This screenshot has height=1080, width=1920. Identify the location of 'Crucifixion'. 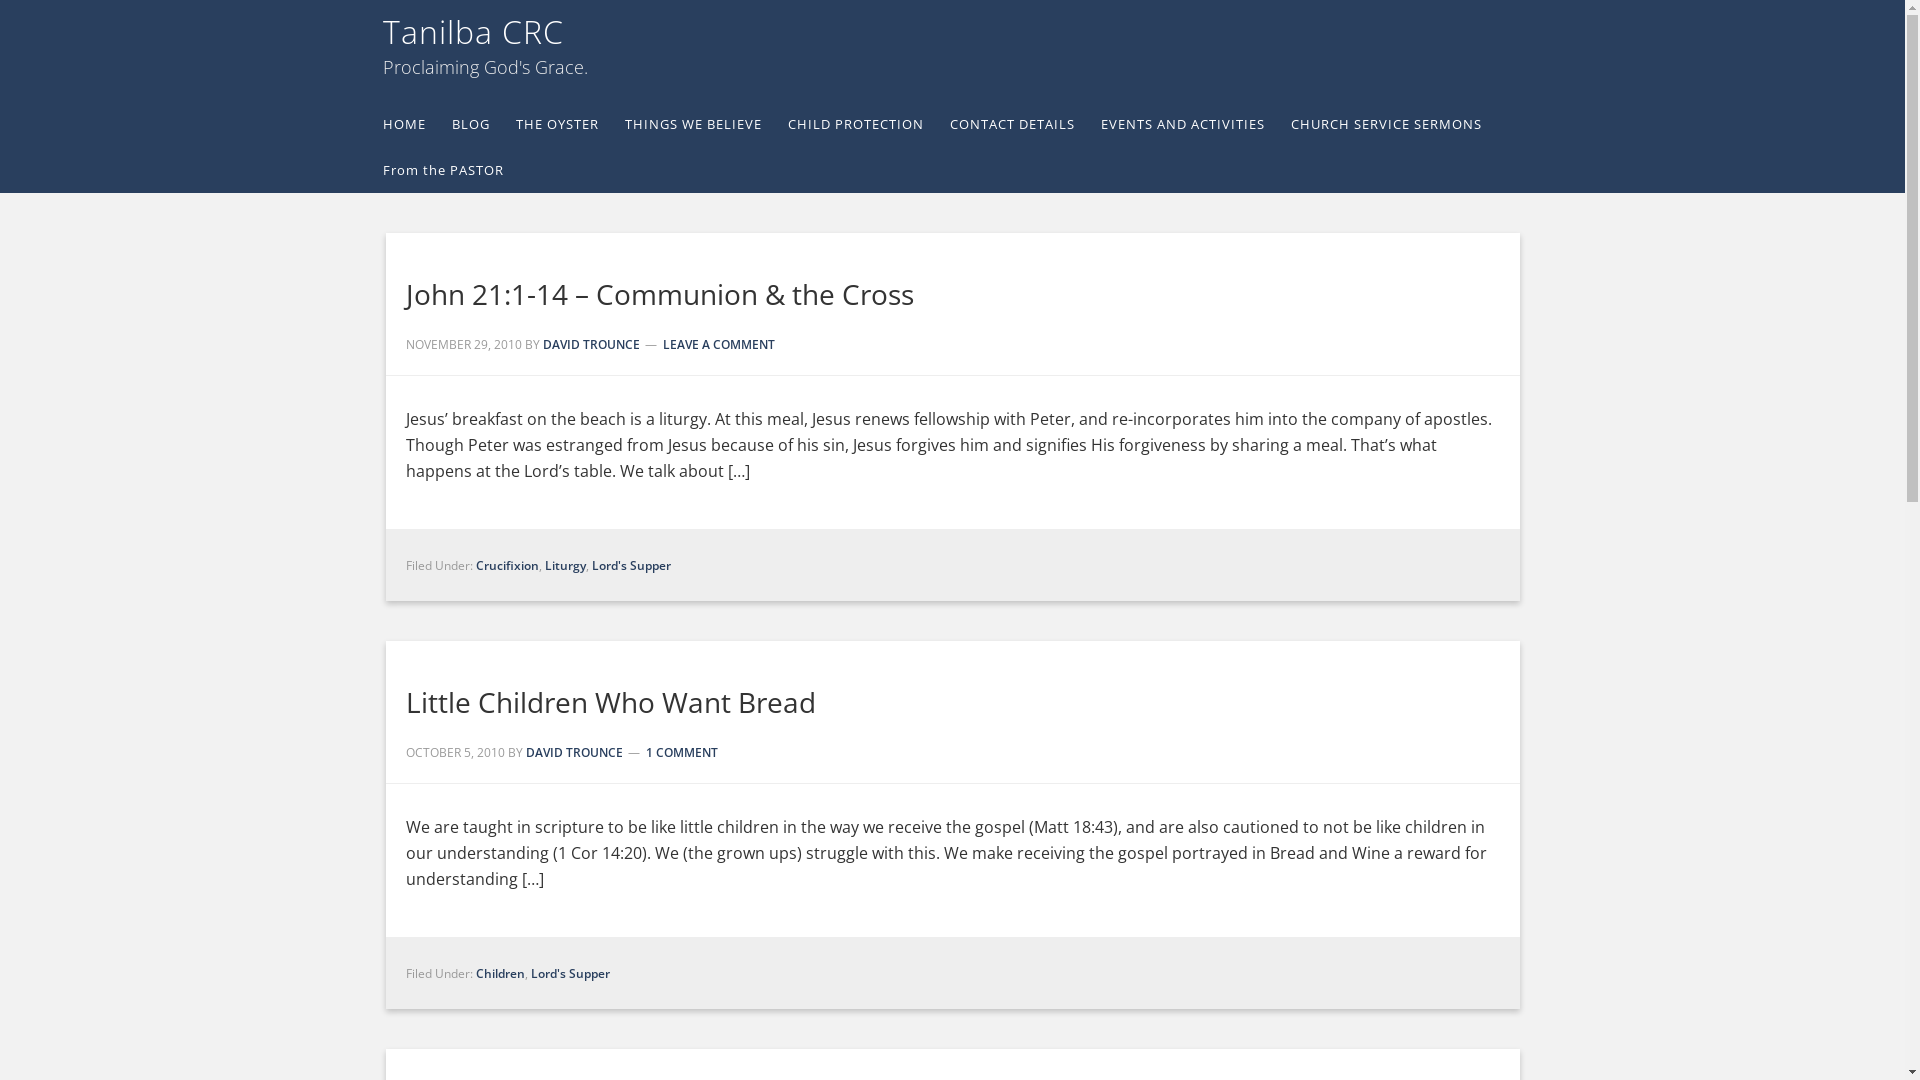
(507, 564).